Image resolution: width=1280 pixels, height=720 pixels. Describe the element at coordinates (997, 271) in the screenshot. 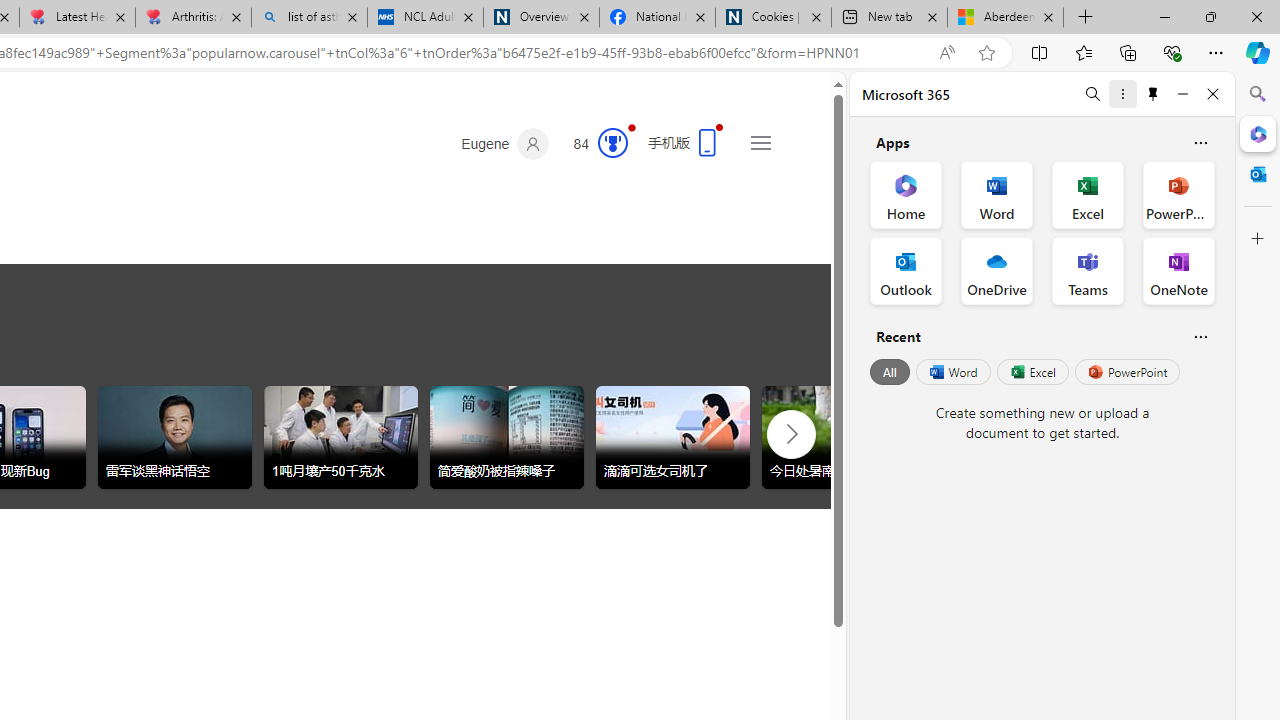

I see `'OneDrive Office App'` at that location.